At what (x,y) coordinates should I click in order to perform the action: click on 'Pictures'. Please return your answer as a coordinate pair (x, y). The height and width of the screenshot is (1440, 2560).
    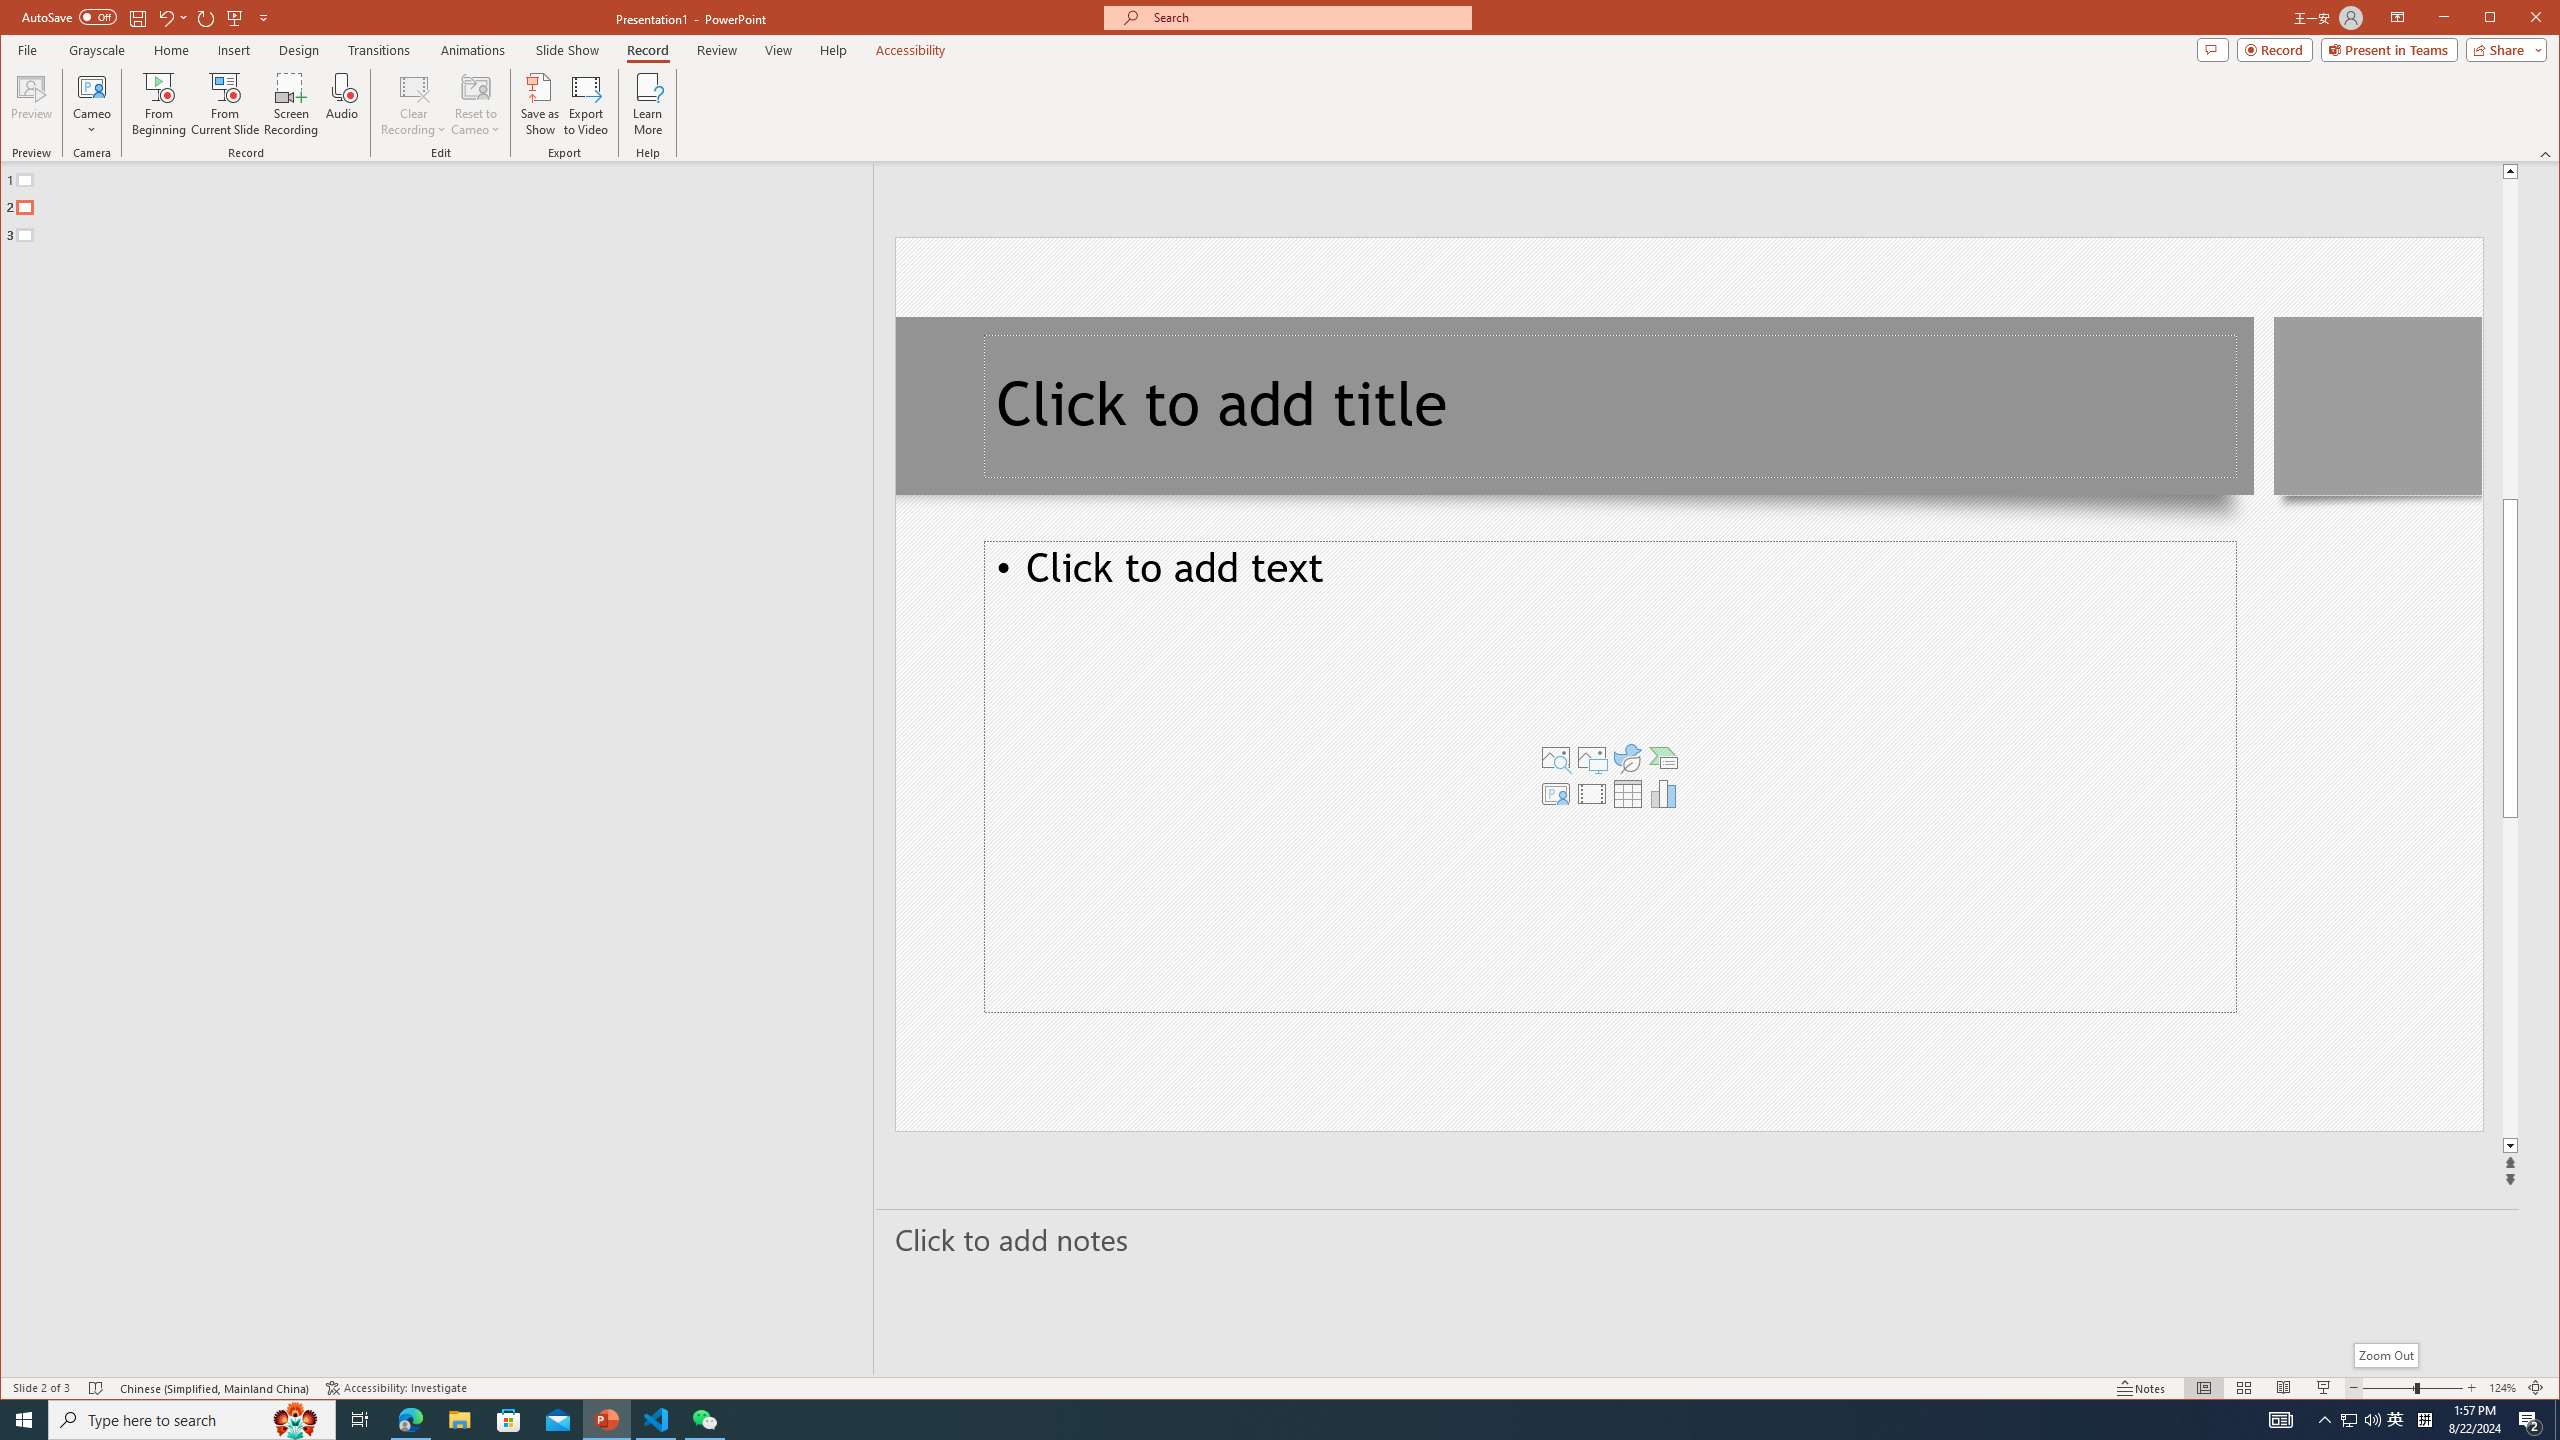
    Looking at the image, I should click on (1591, 758).